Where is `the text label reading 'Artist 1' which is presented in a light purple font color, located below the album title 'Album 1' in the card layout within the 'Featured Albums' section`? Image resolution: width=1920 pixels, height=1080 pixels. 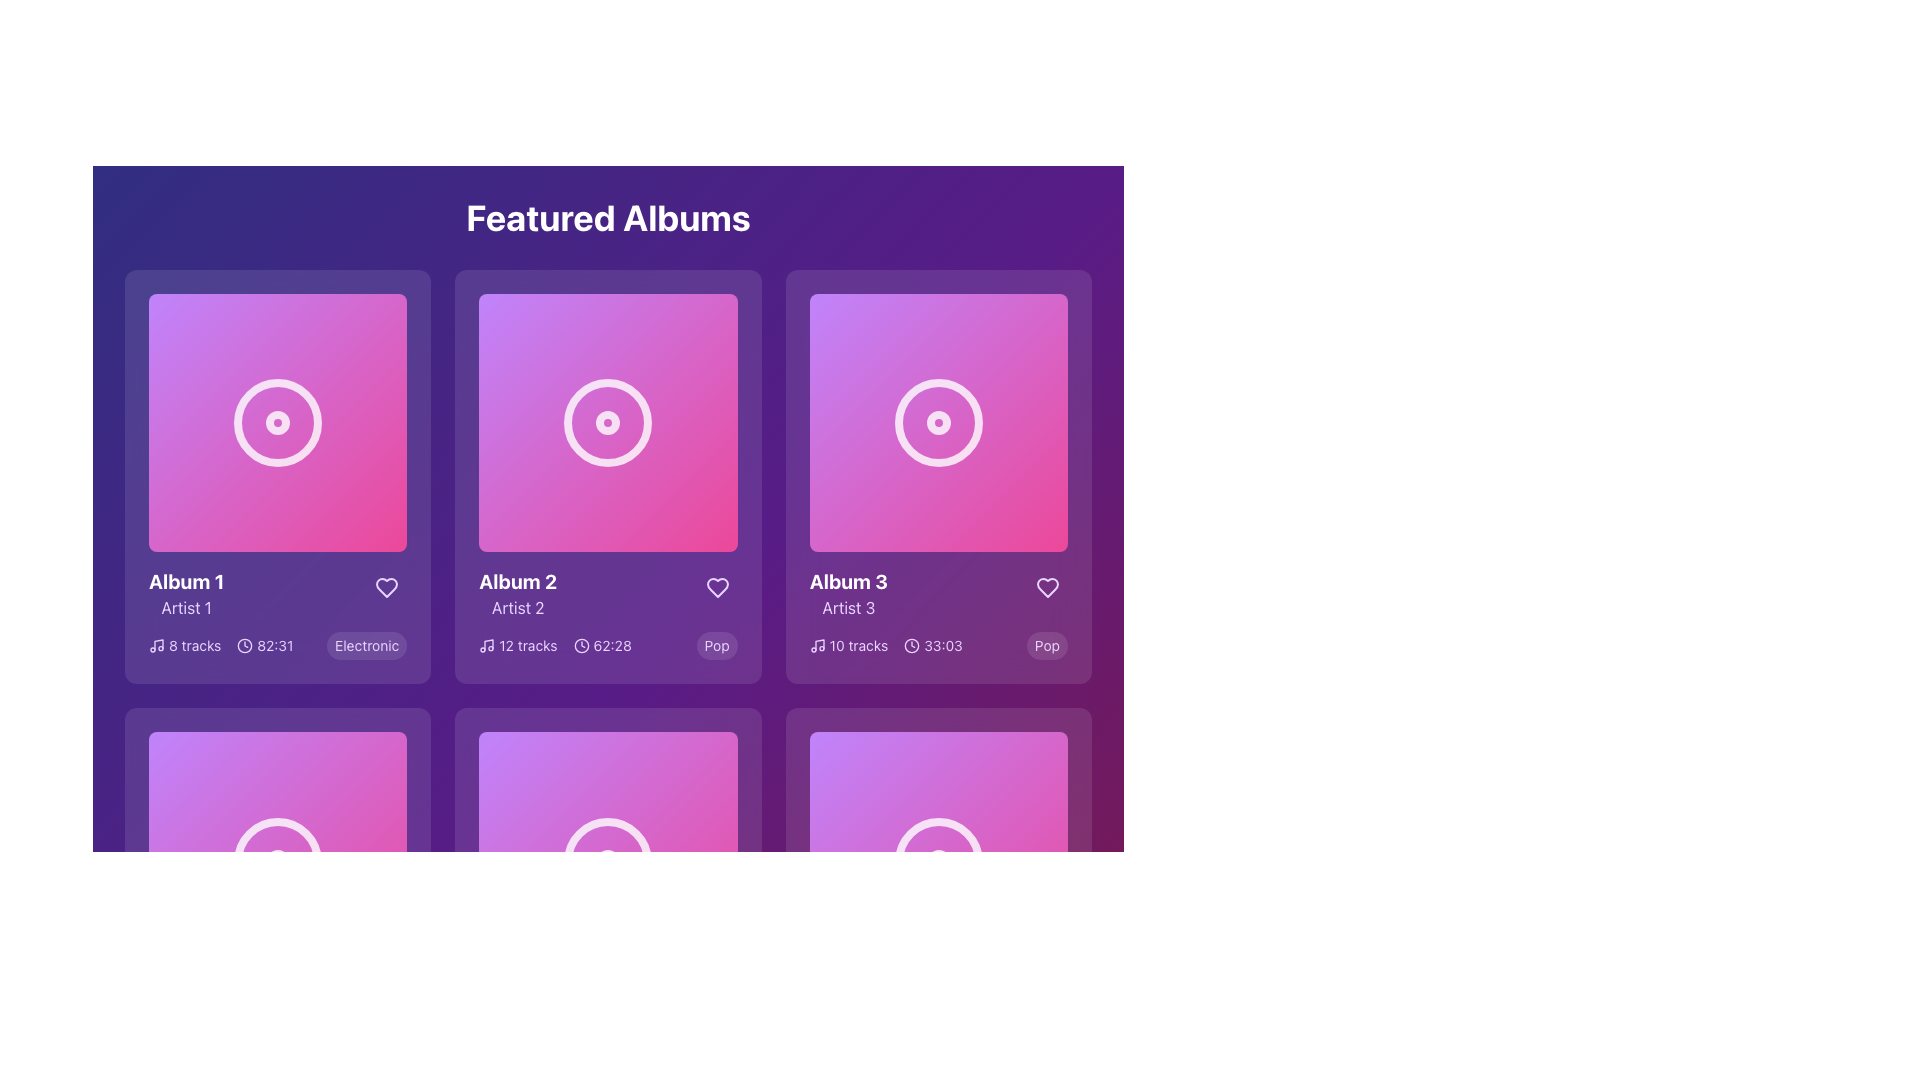 the text label reading 'Artist 1' which is presented in a light purple font color, located below the album title 'Album 1' in the card layout within the 'Featured Albums' section is located at coordinates (186, 607).